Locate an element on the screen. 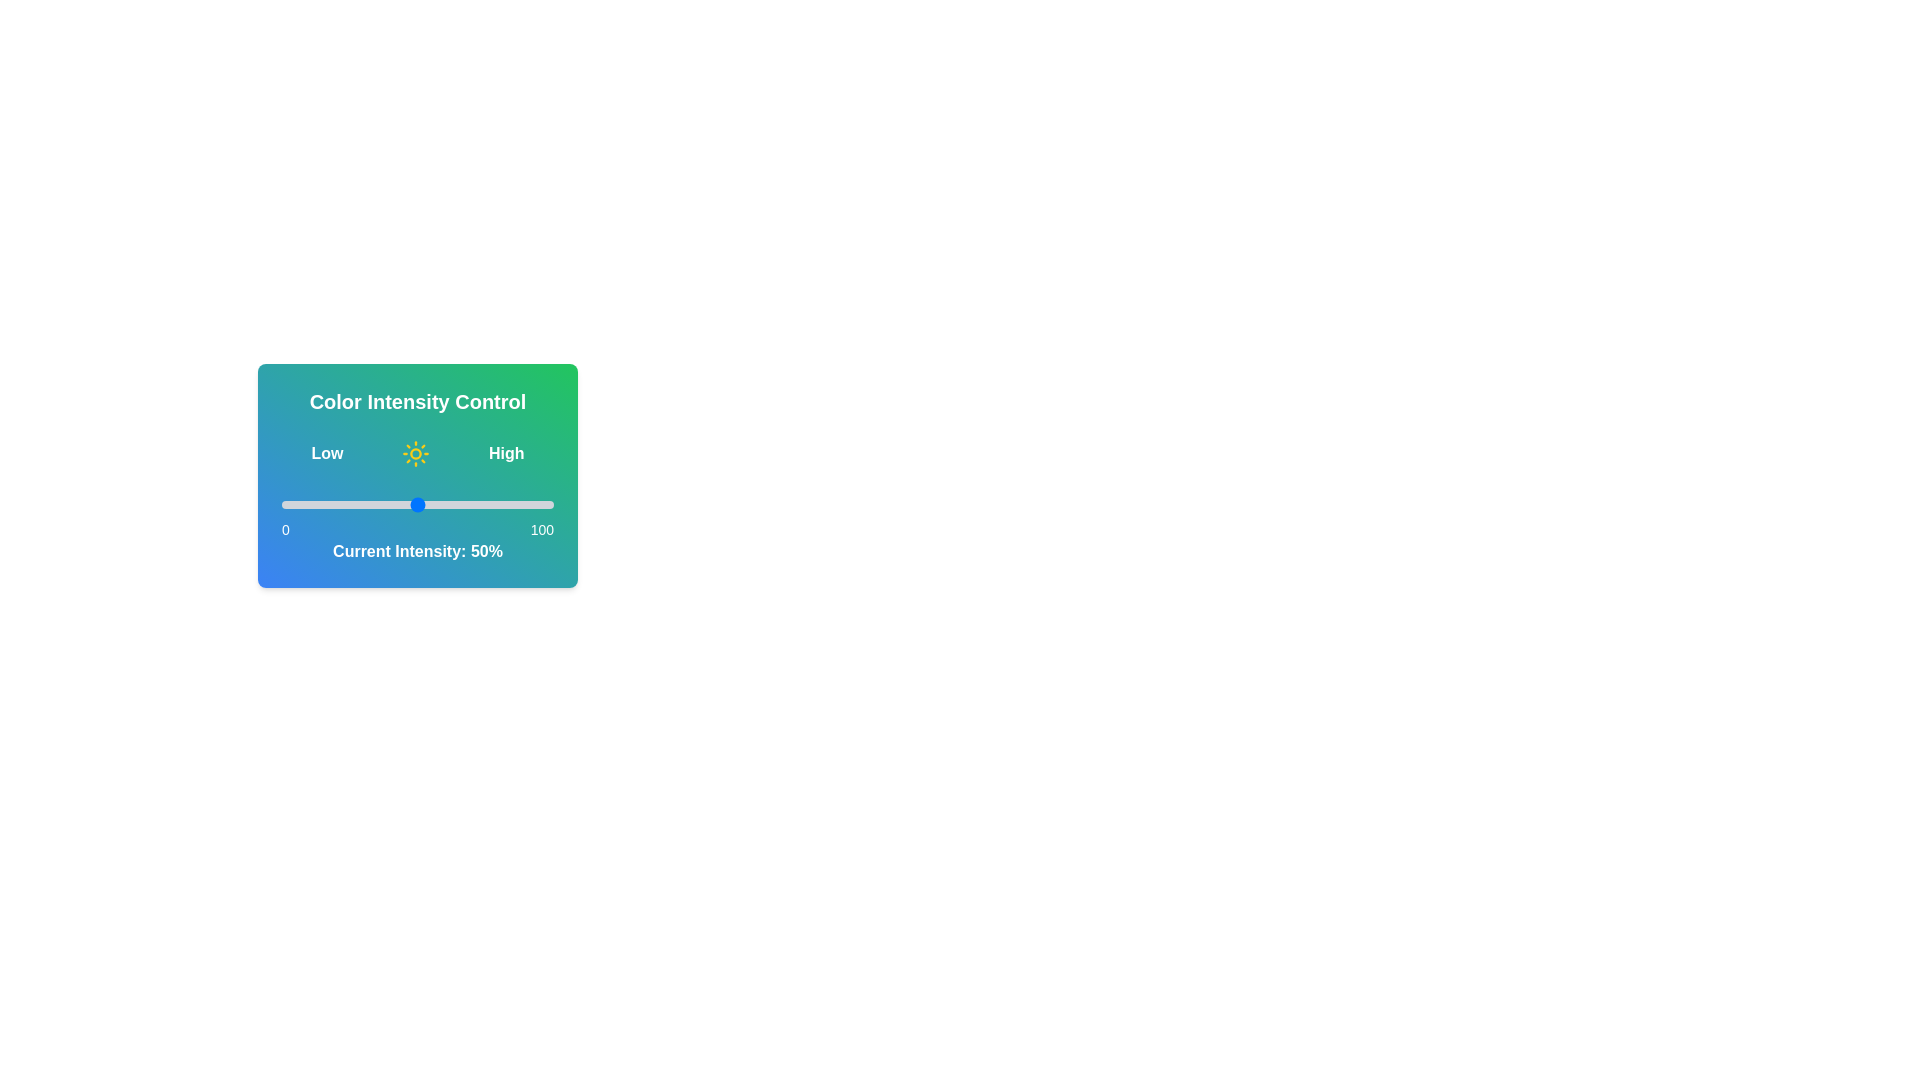 Image resolution: width=1920 pixels, height=1080 pixels. the slider value is located at coordinates (398, 504).